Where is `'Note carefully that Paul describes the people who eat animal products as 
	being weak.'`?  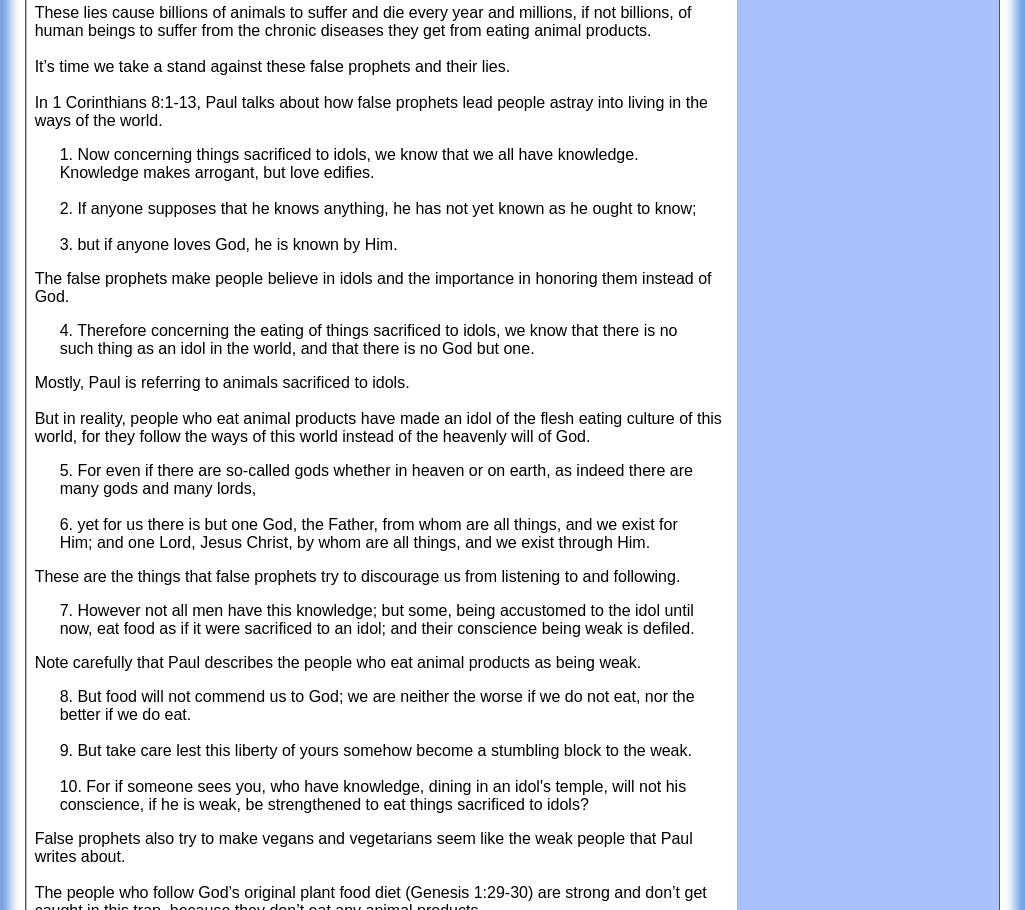
'Note carefully that Paul describes the people who eat animal products as 
	being weak.' is located at coordinates (34, 661).